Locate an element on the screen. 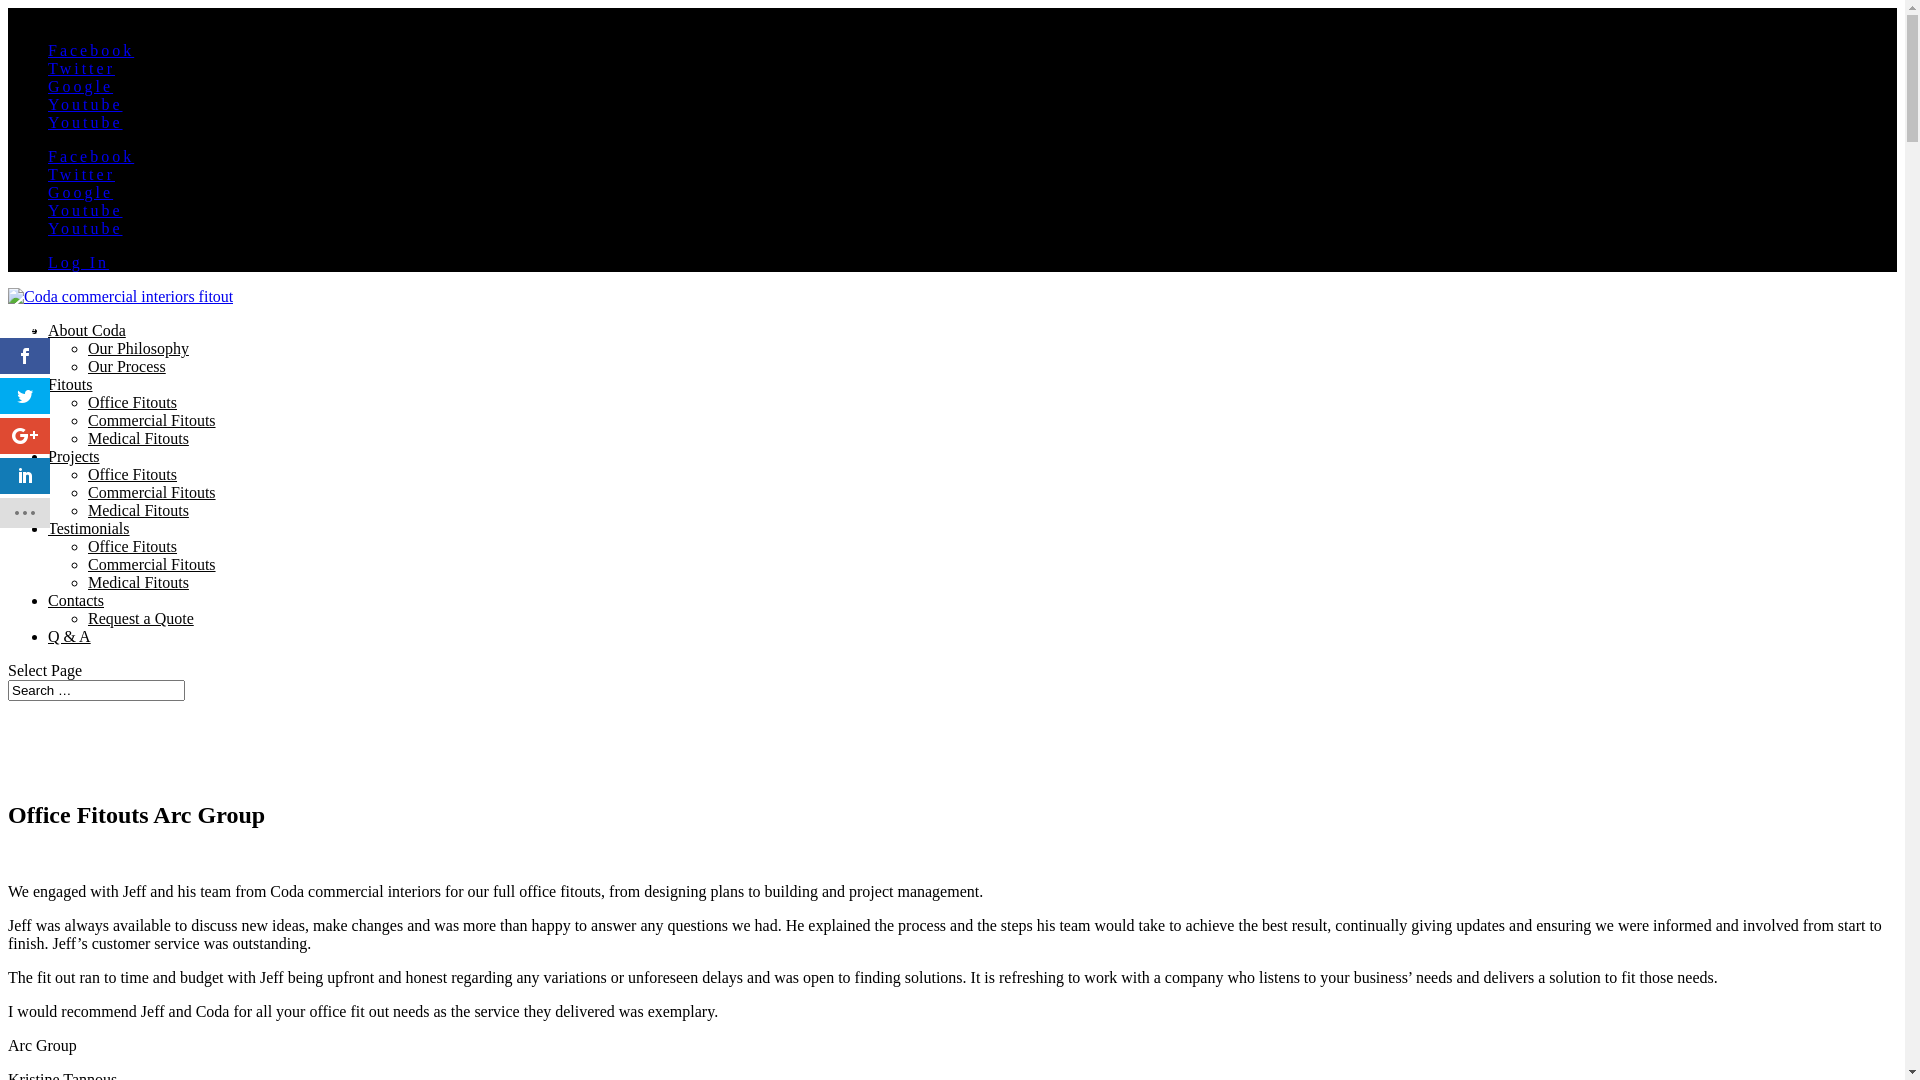 The width and height of the screenshot is (1920, 1080). 'Search for:' is located at coordinates (8, 689).